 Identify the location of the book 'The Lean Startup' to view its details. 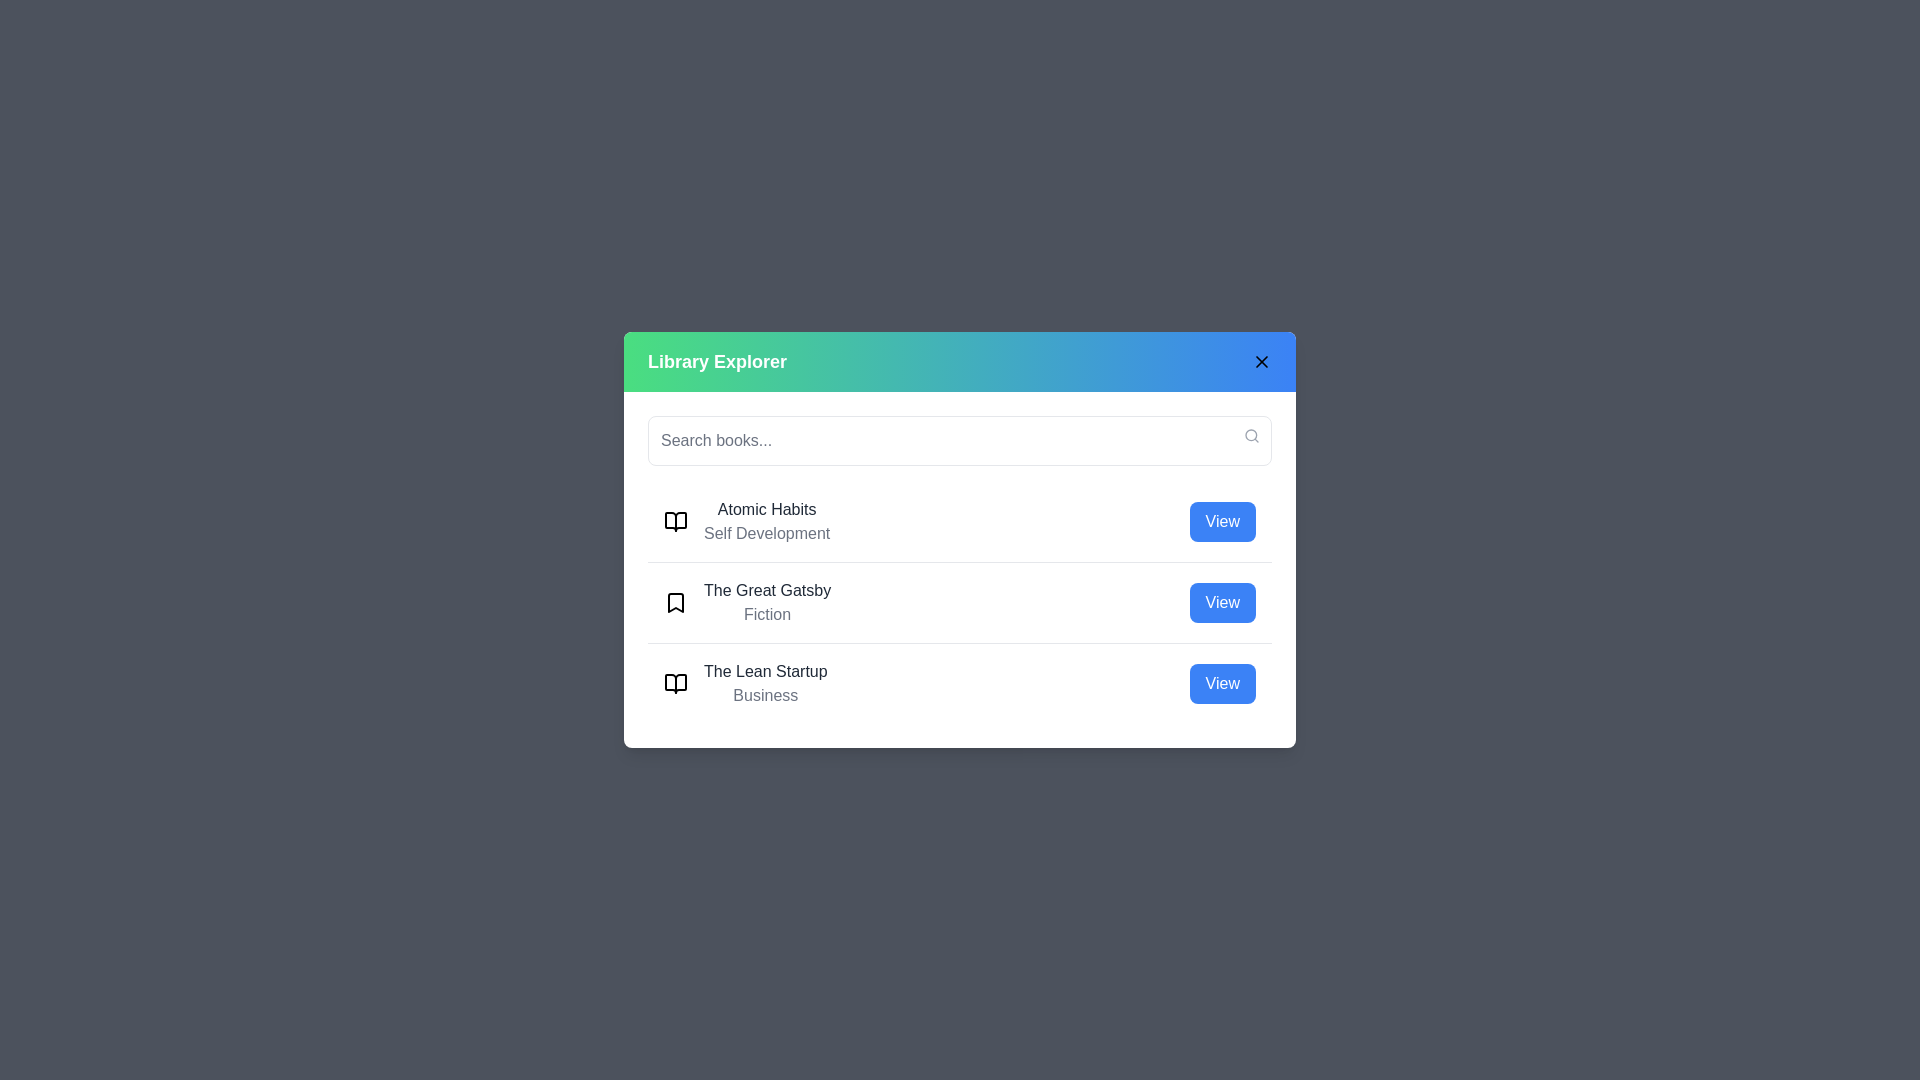
(1221, 682).